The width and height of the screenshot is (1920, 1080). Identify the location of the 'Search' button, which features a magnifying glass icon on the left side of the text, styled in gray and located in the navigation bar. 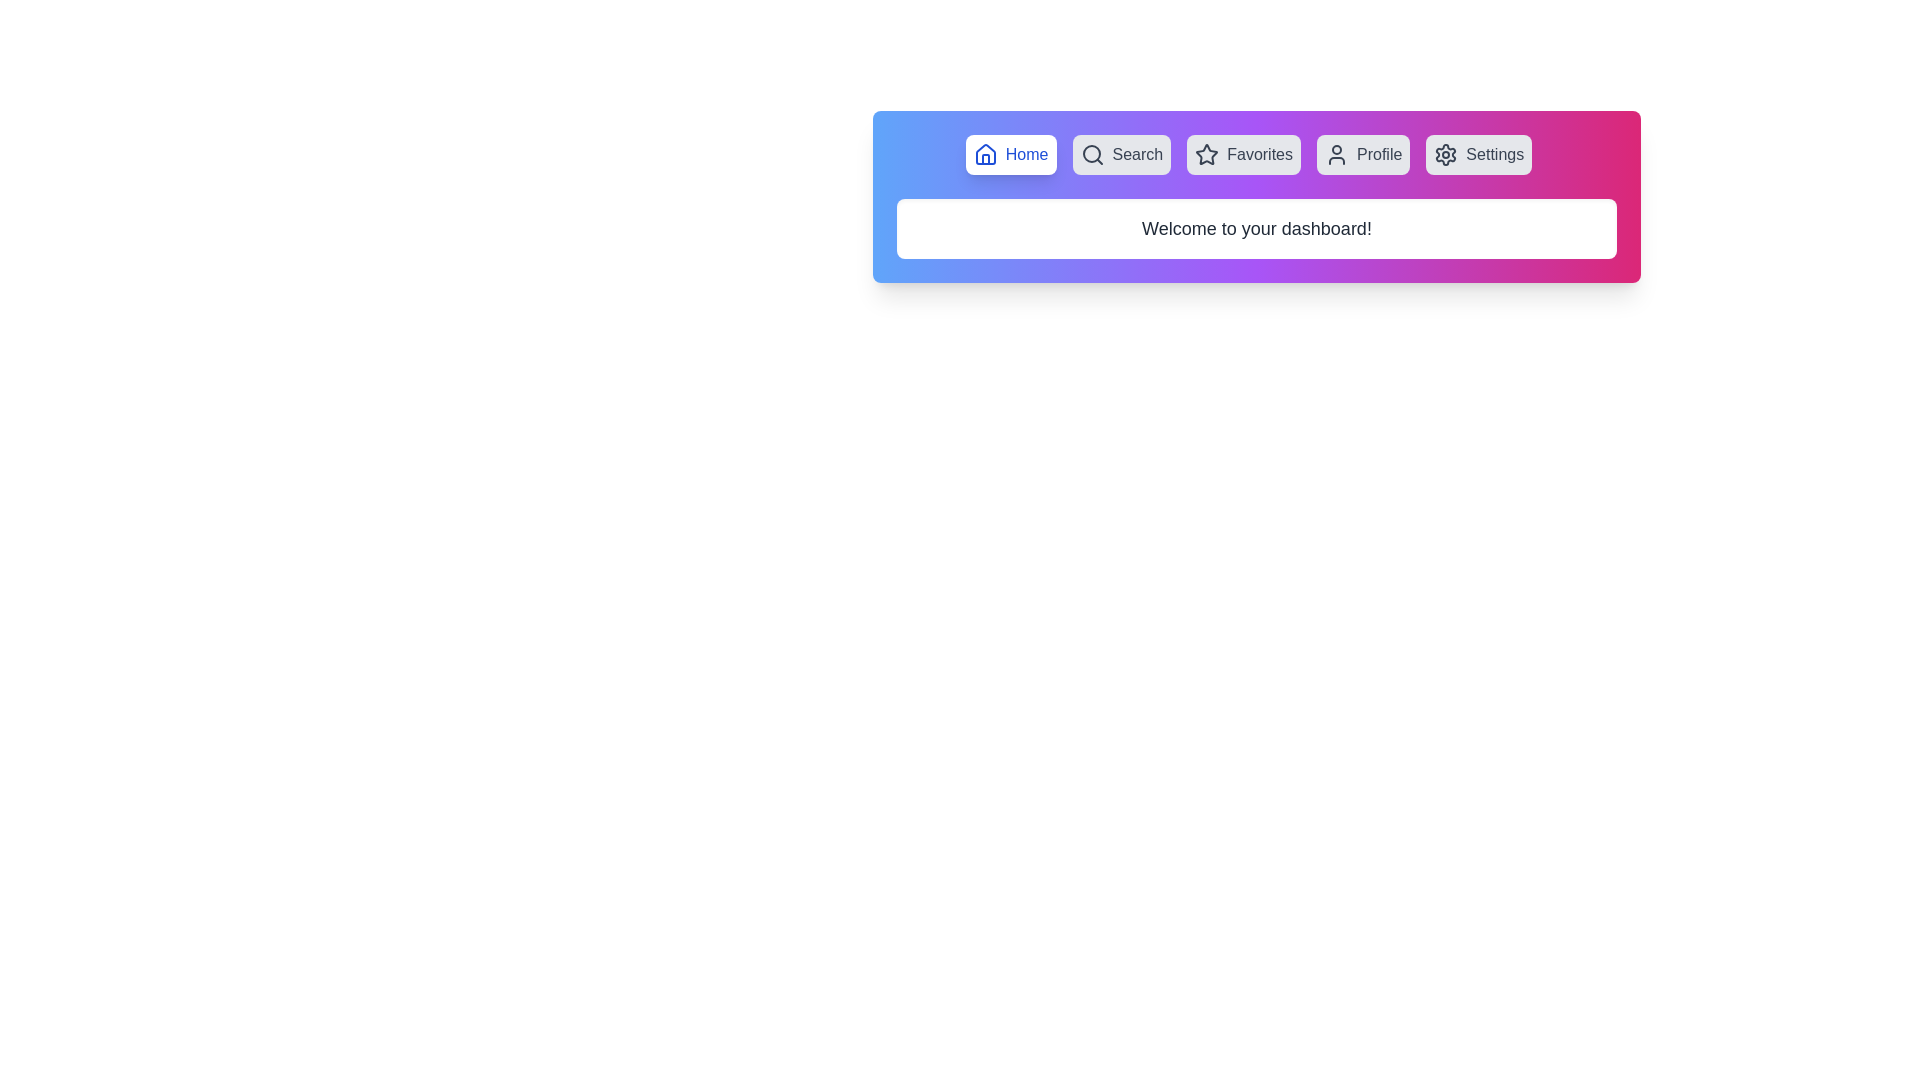
(1121, 153).